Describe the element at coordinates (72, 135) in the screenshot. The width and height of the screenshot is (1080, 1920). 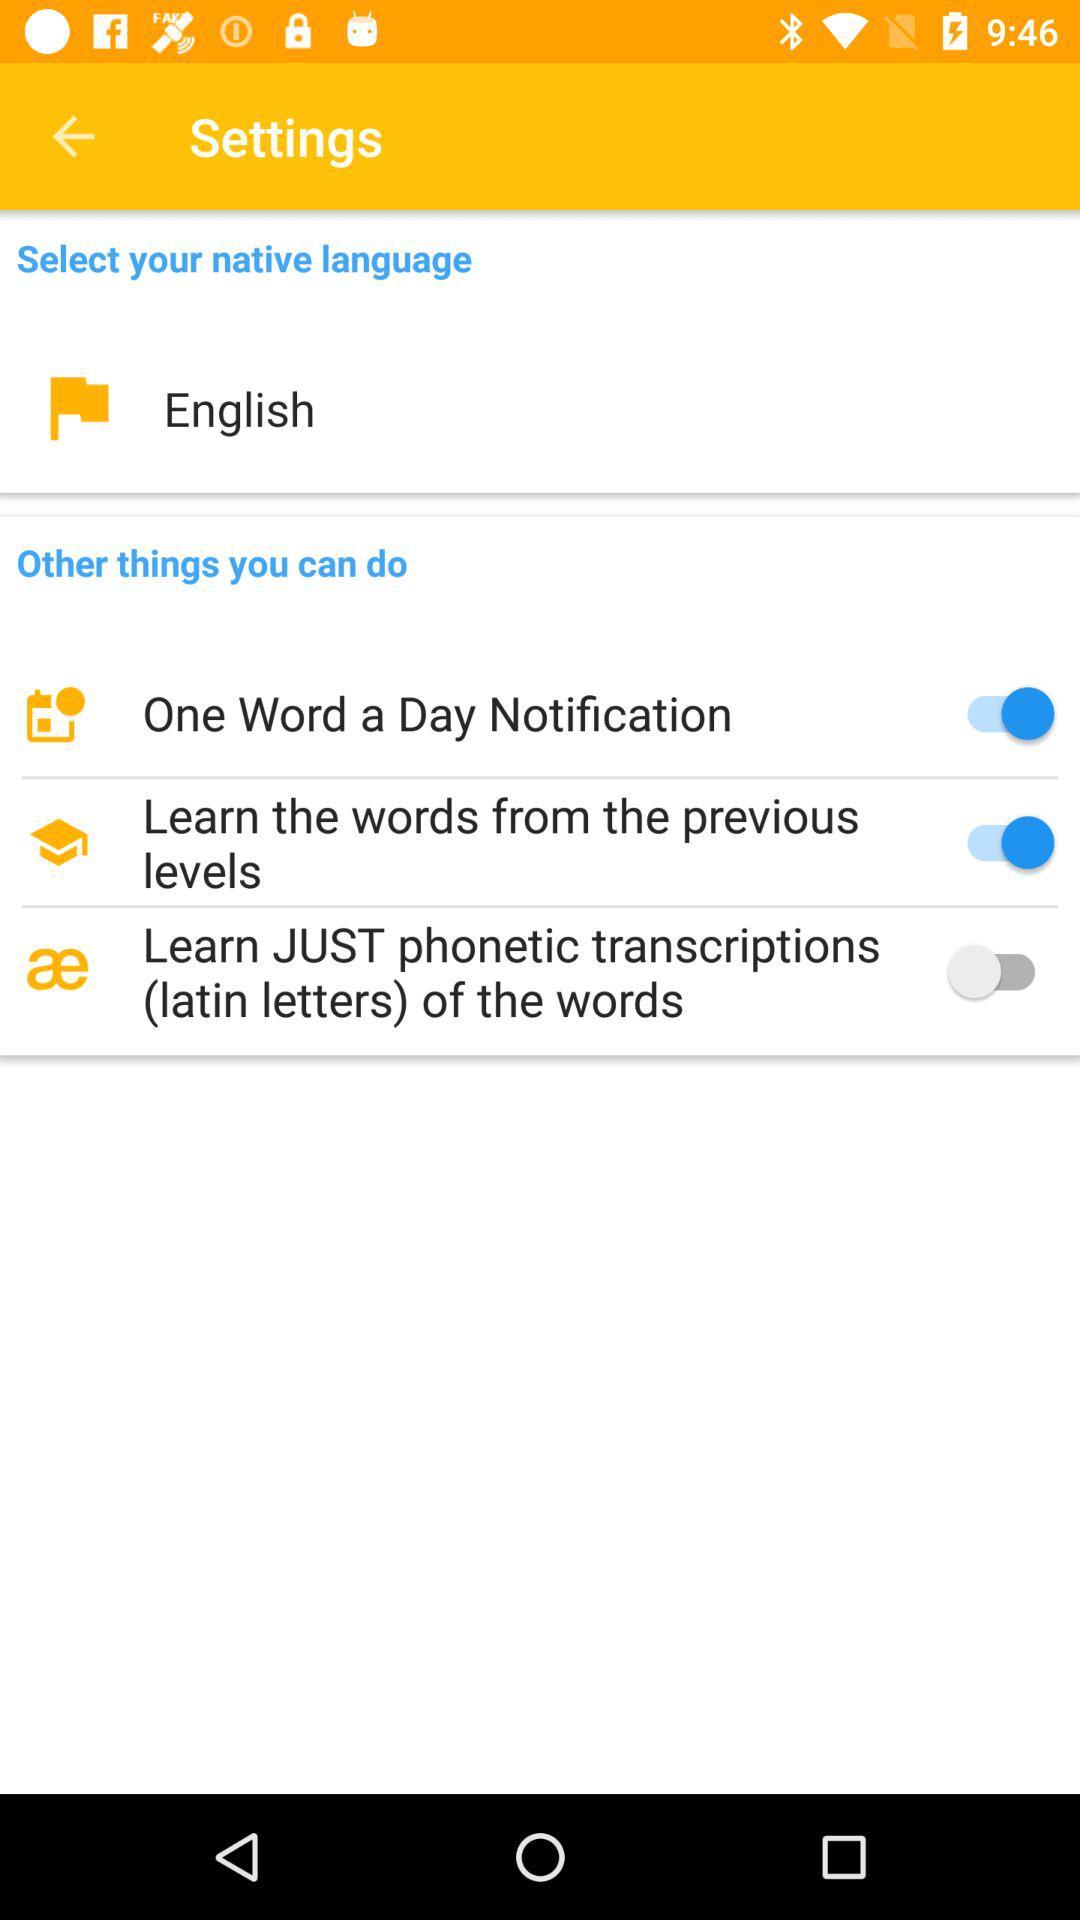
I see `icon next to the settings item` at that location.